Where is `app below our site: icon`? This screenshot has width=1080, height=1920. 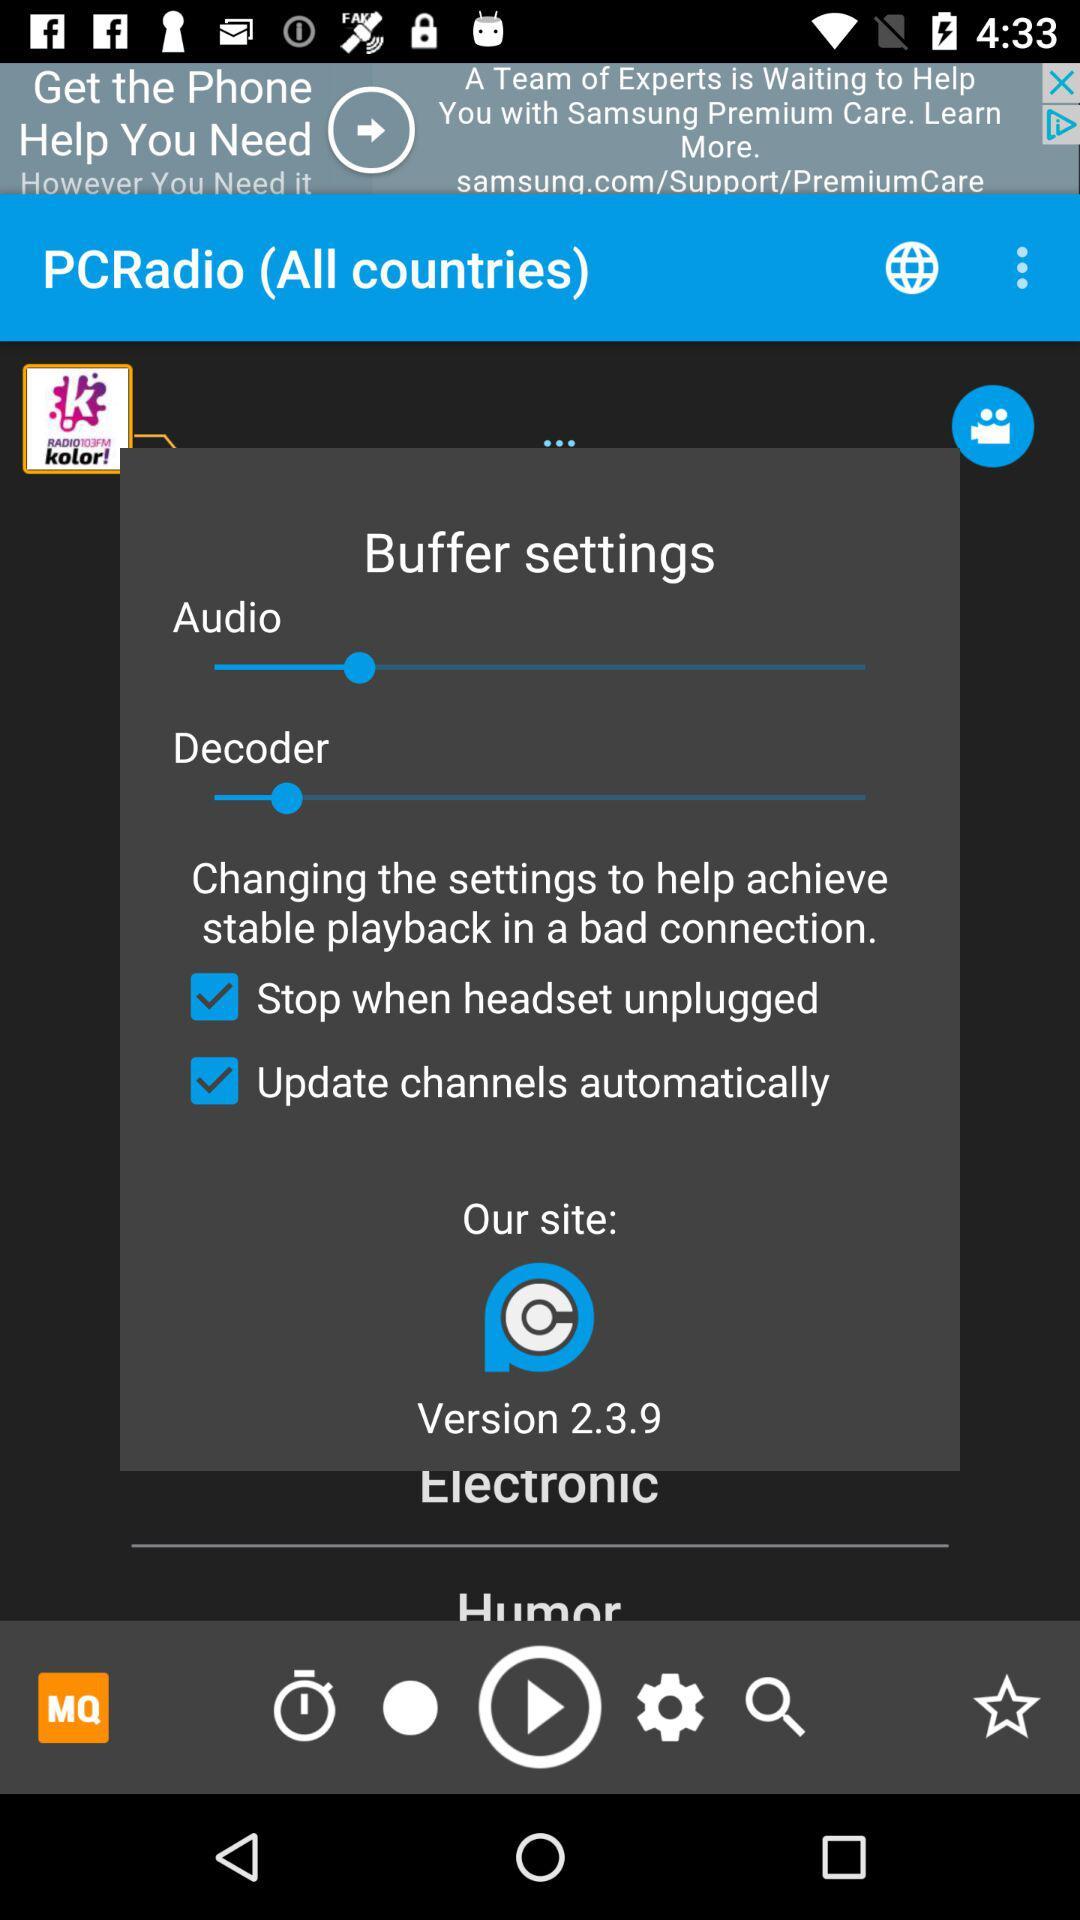
app below our site: icon is located at coordinates (538, 1316).